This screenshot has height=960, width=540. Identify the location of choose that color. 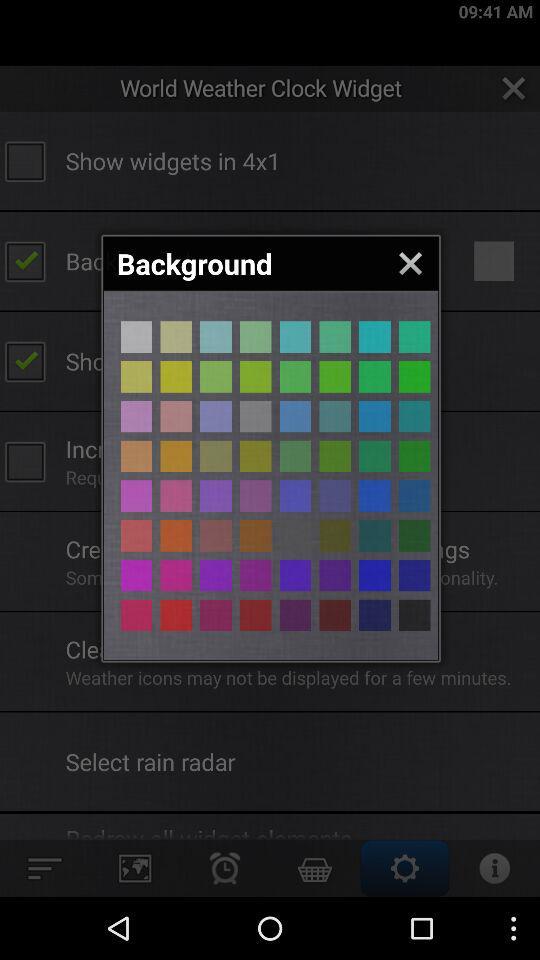
(294, 495).